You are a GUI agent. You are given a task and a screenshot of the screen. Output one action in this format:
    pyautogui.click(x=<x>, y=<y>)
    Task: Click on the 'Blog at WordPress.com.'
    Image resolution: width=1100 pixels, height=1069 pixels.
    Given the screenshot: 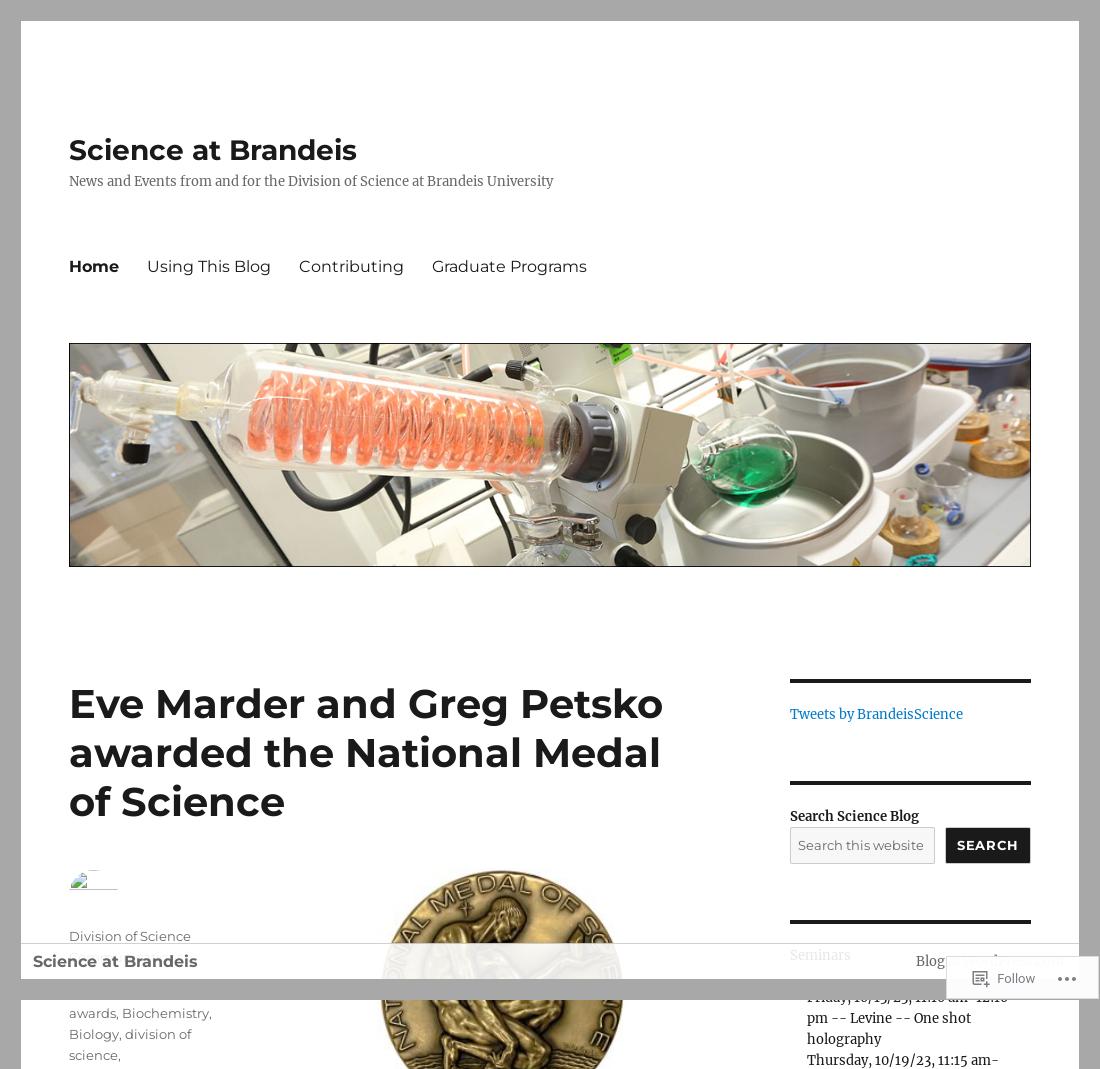 What is the action you would take?
    pyautogui.click(x=989, y=960)
    